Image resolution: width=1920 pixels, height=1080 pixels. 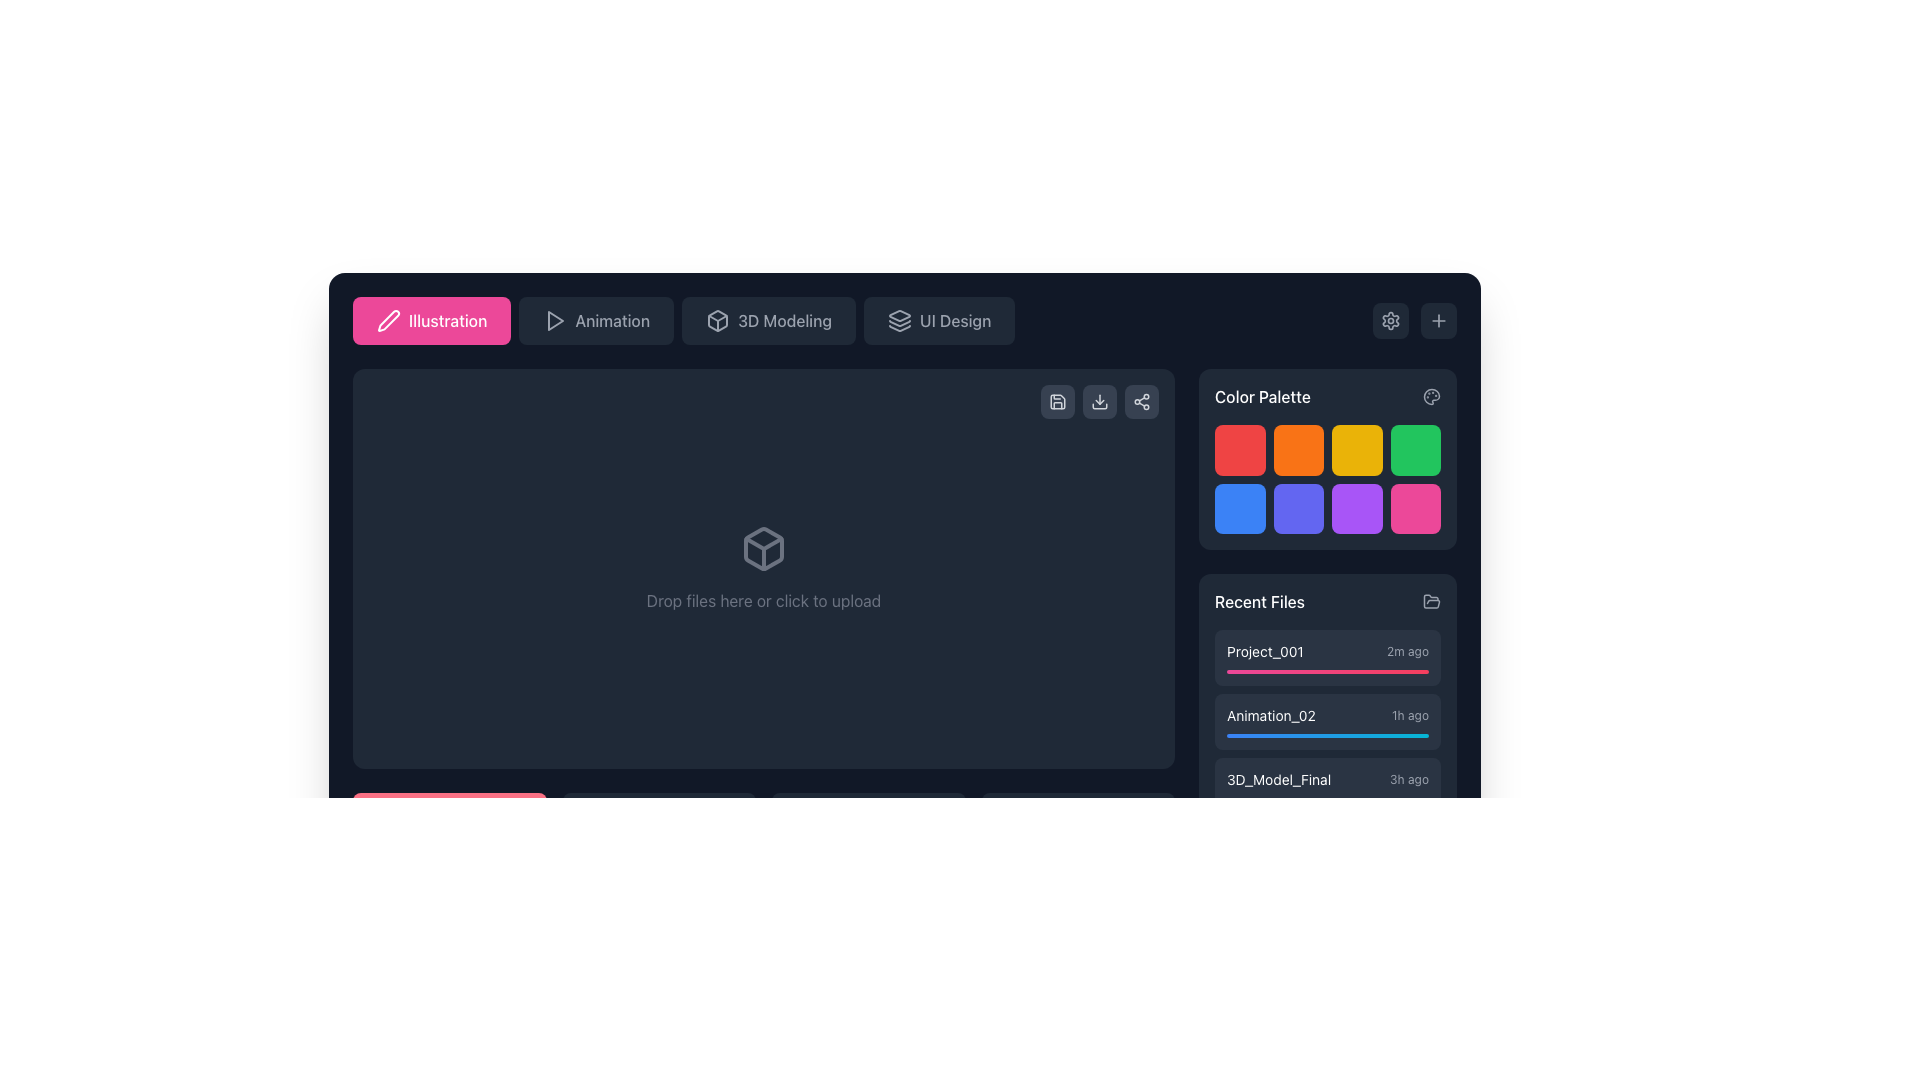 What do you see at coordinates (1328, 671) in the screenshot?
I see `the Progress bar located below the 'Project_001' text, which has a gradient color transitioning from pink to rose and is styled with rounded ends` at bounding box center [1328, 671].